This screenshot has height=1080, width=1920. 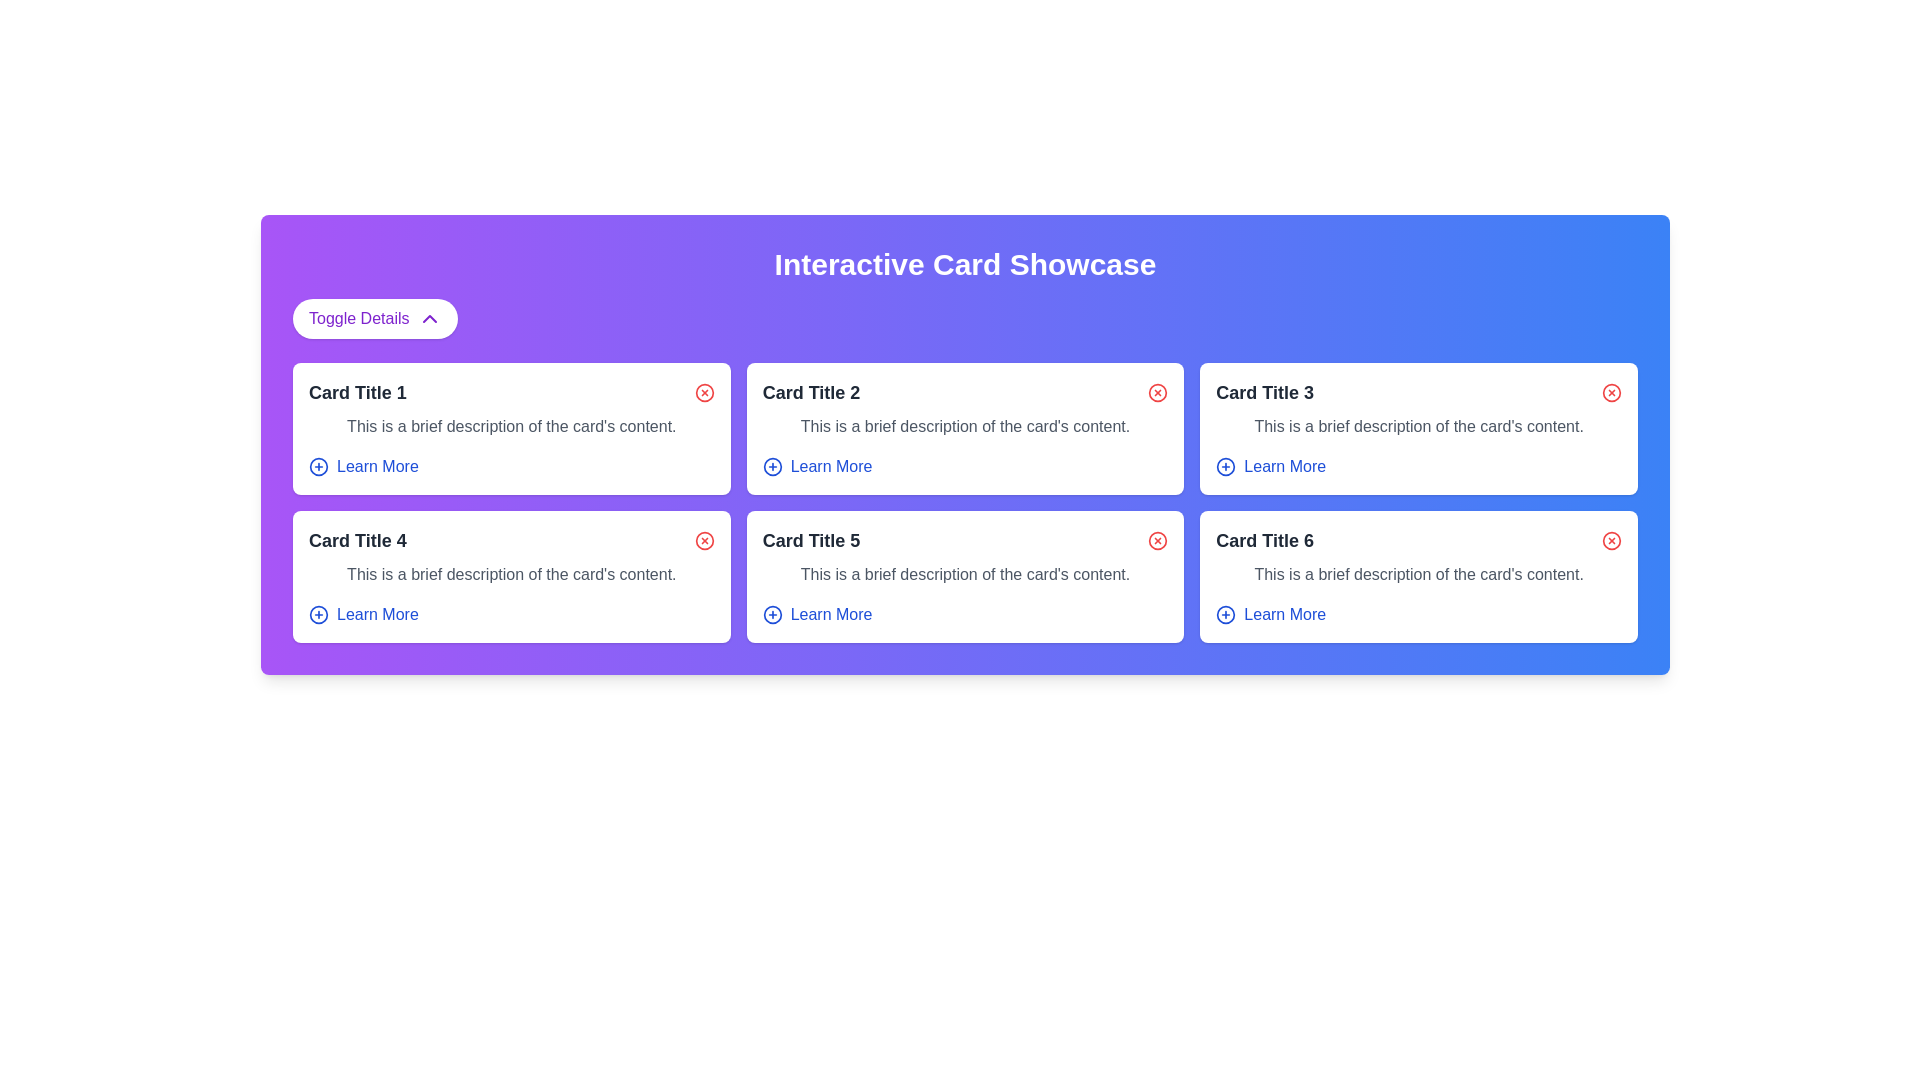 What do you see at coordinates (1225, 466) in the screenshot?
I see `the circular icon button with a plus sign (+) located to the left of the 'Learn More' text link in the 'Learn More' action row for 'Card Title 3'` at bounding box center [1225, 466].